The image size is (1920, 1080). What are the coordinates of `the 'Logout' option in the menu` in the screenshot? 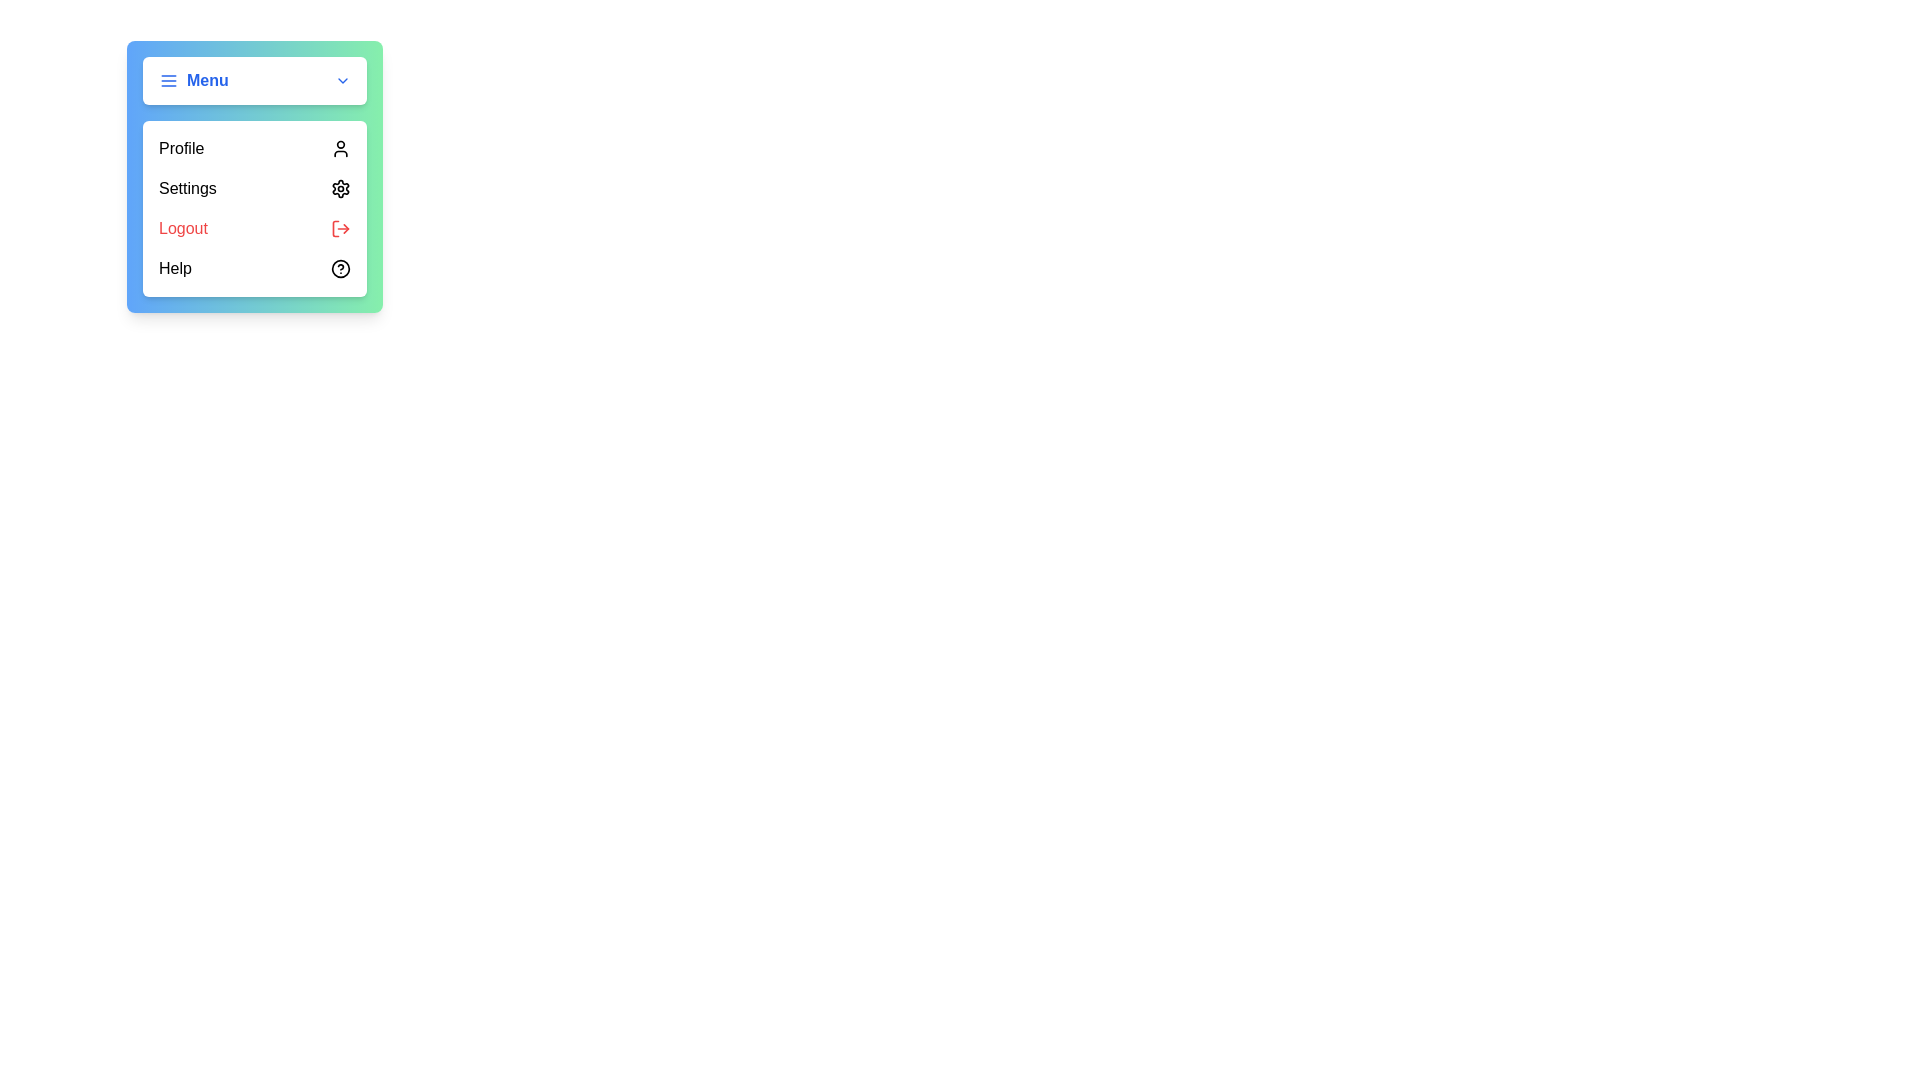 It's located at (253, 227).